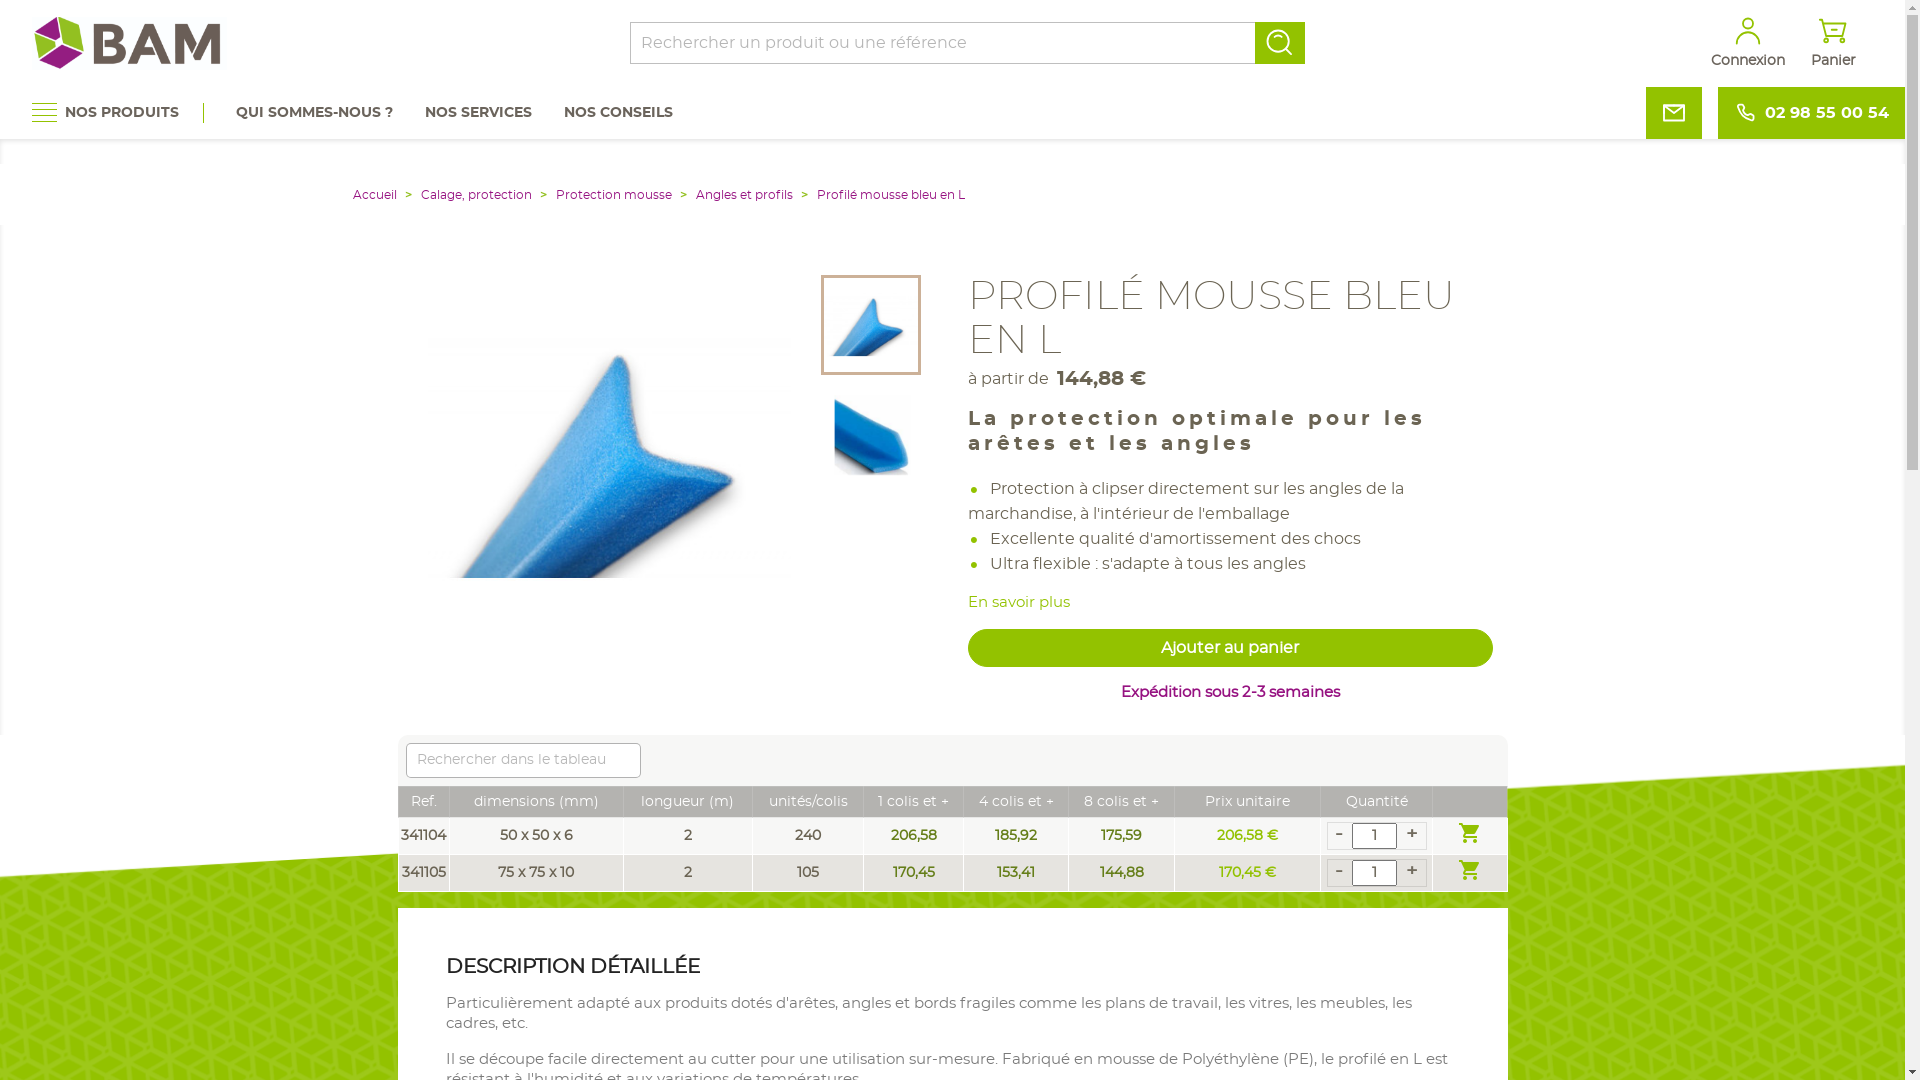 This screenshot has height=1080, width=1920. Describe the element at coordinates (1229, 648) in the screenshot. I see `'Ajouter au panier'` at that location.